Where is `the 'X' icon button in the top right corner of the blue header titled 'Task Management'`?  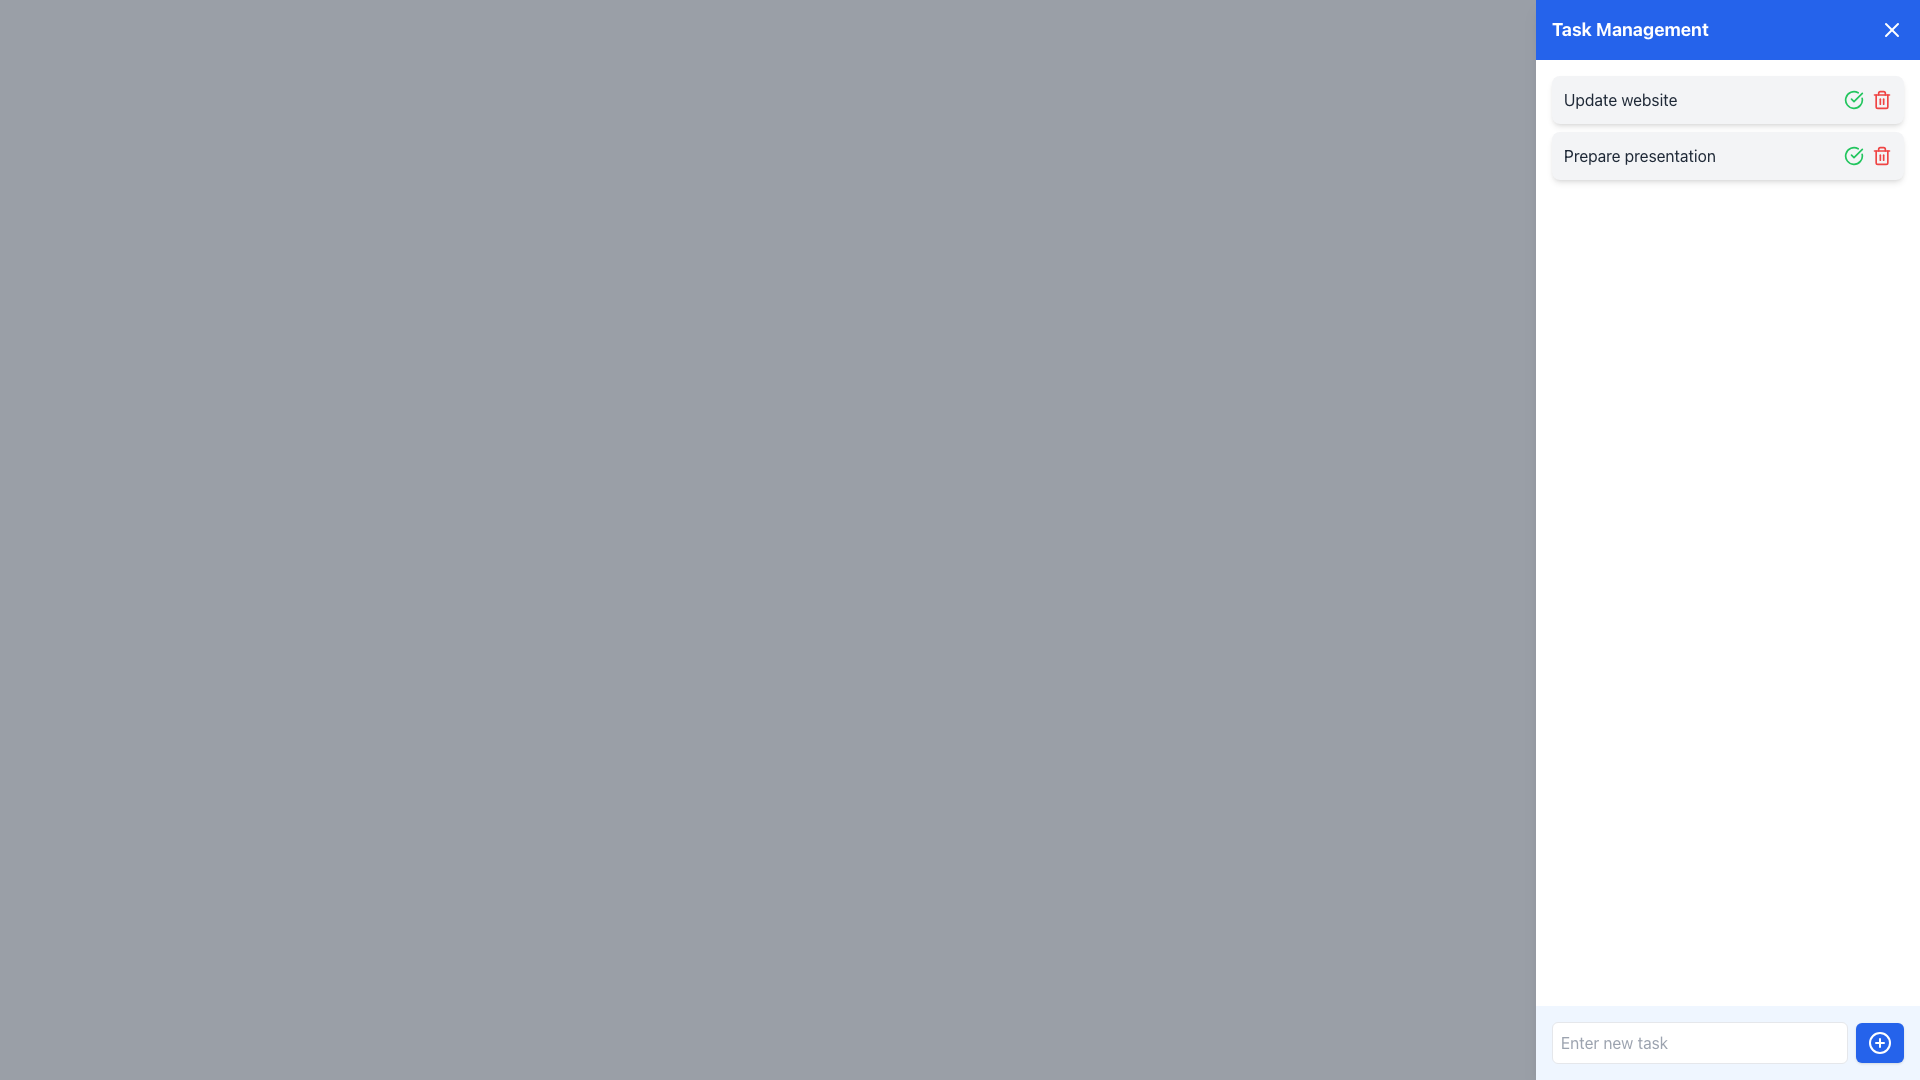
the 'X' icon button in the top right corner of the blue header titled 'Task Management' is located at coordinates (1890, 30).